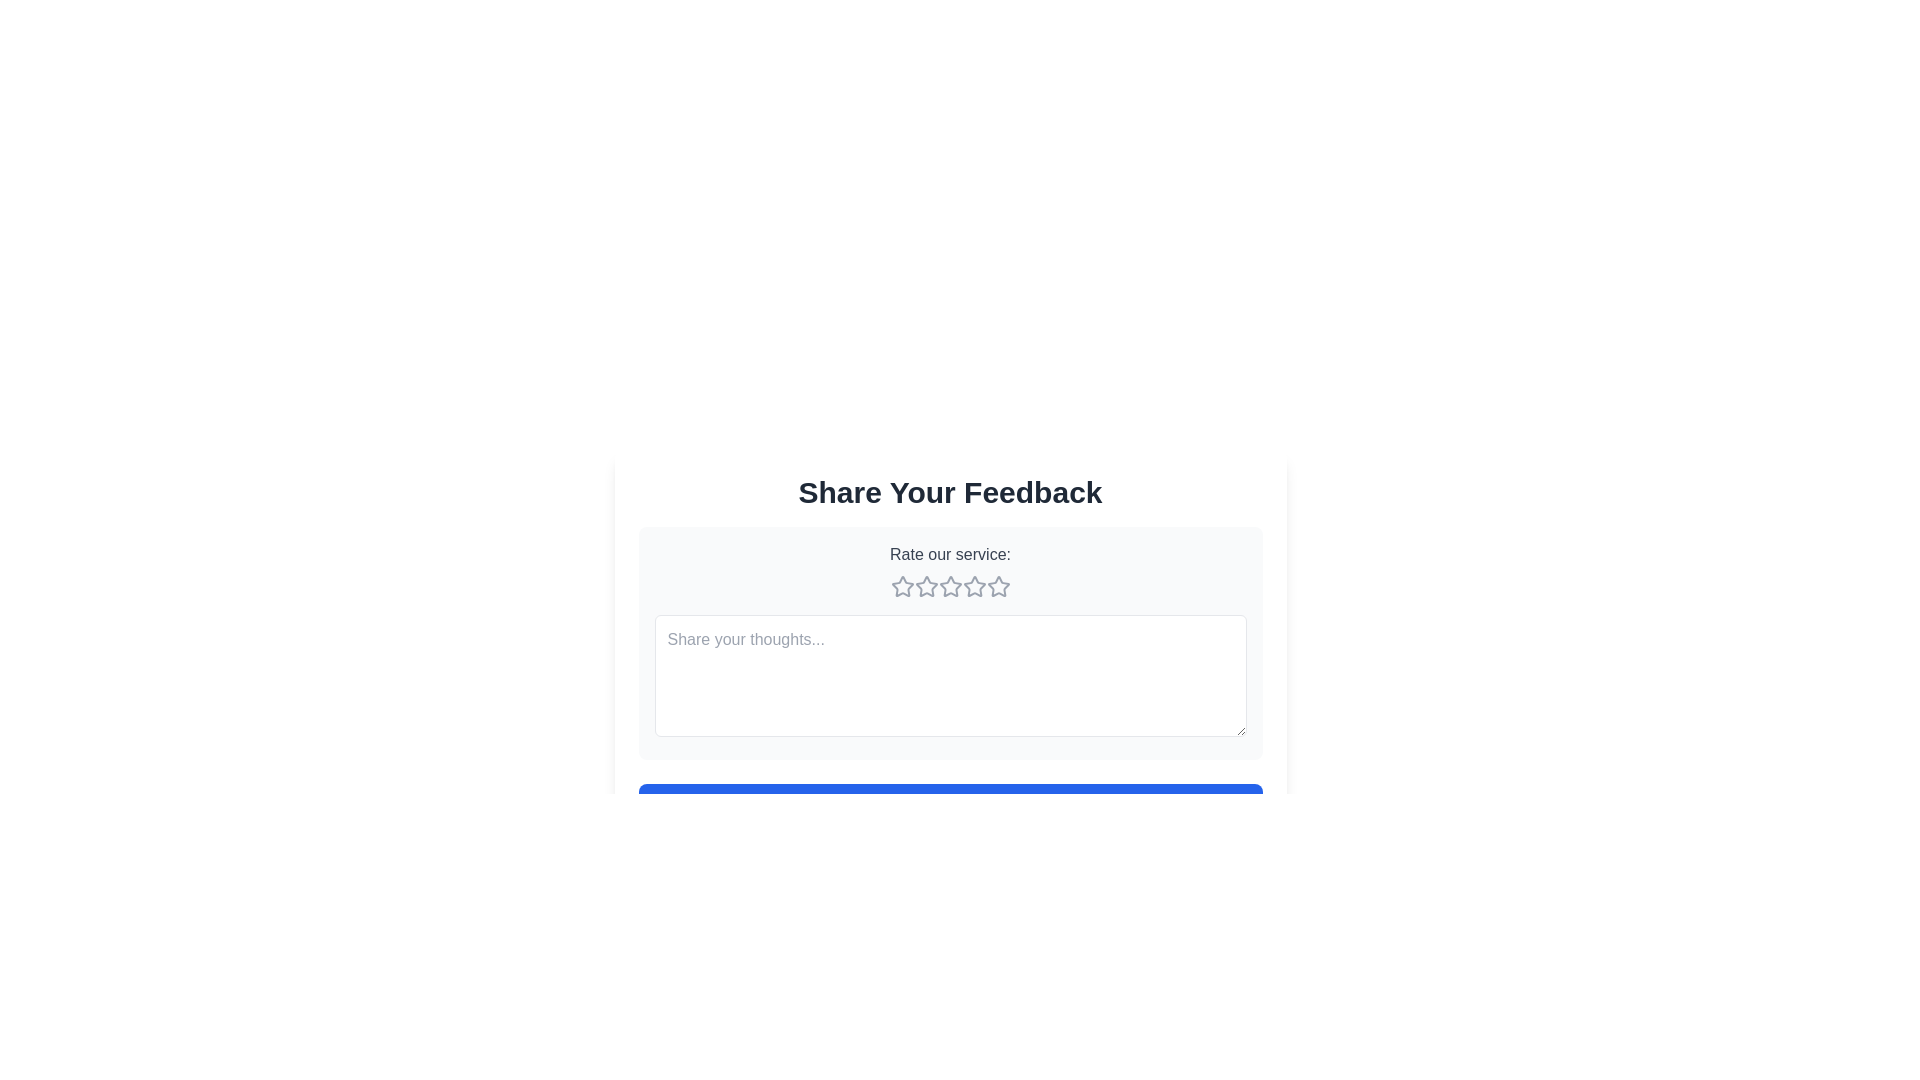 This screenshot has height=1080, width=1920. I want to click on the third star icon in the horizontal row of five, so click(925, 585).